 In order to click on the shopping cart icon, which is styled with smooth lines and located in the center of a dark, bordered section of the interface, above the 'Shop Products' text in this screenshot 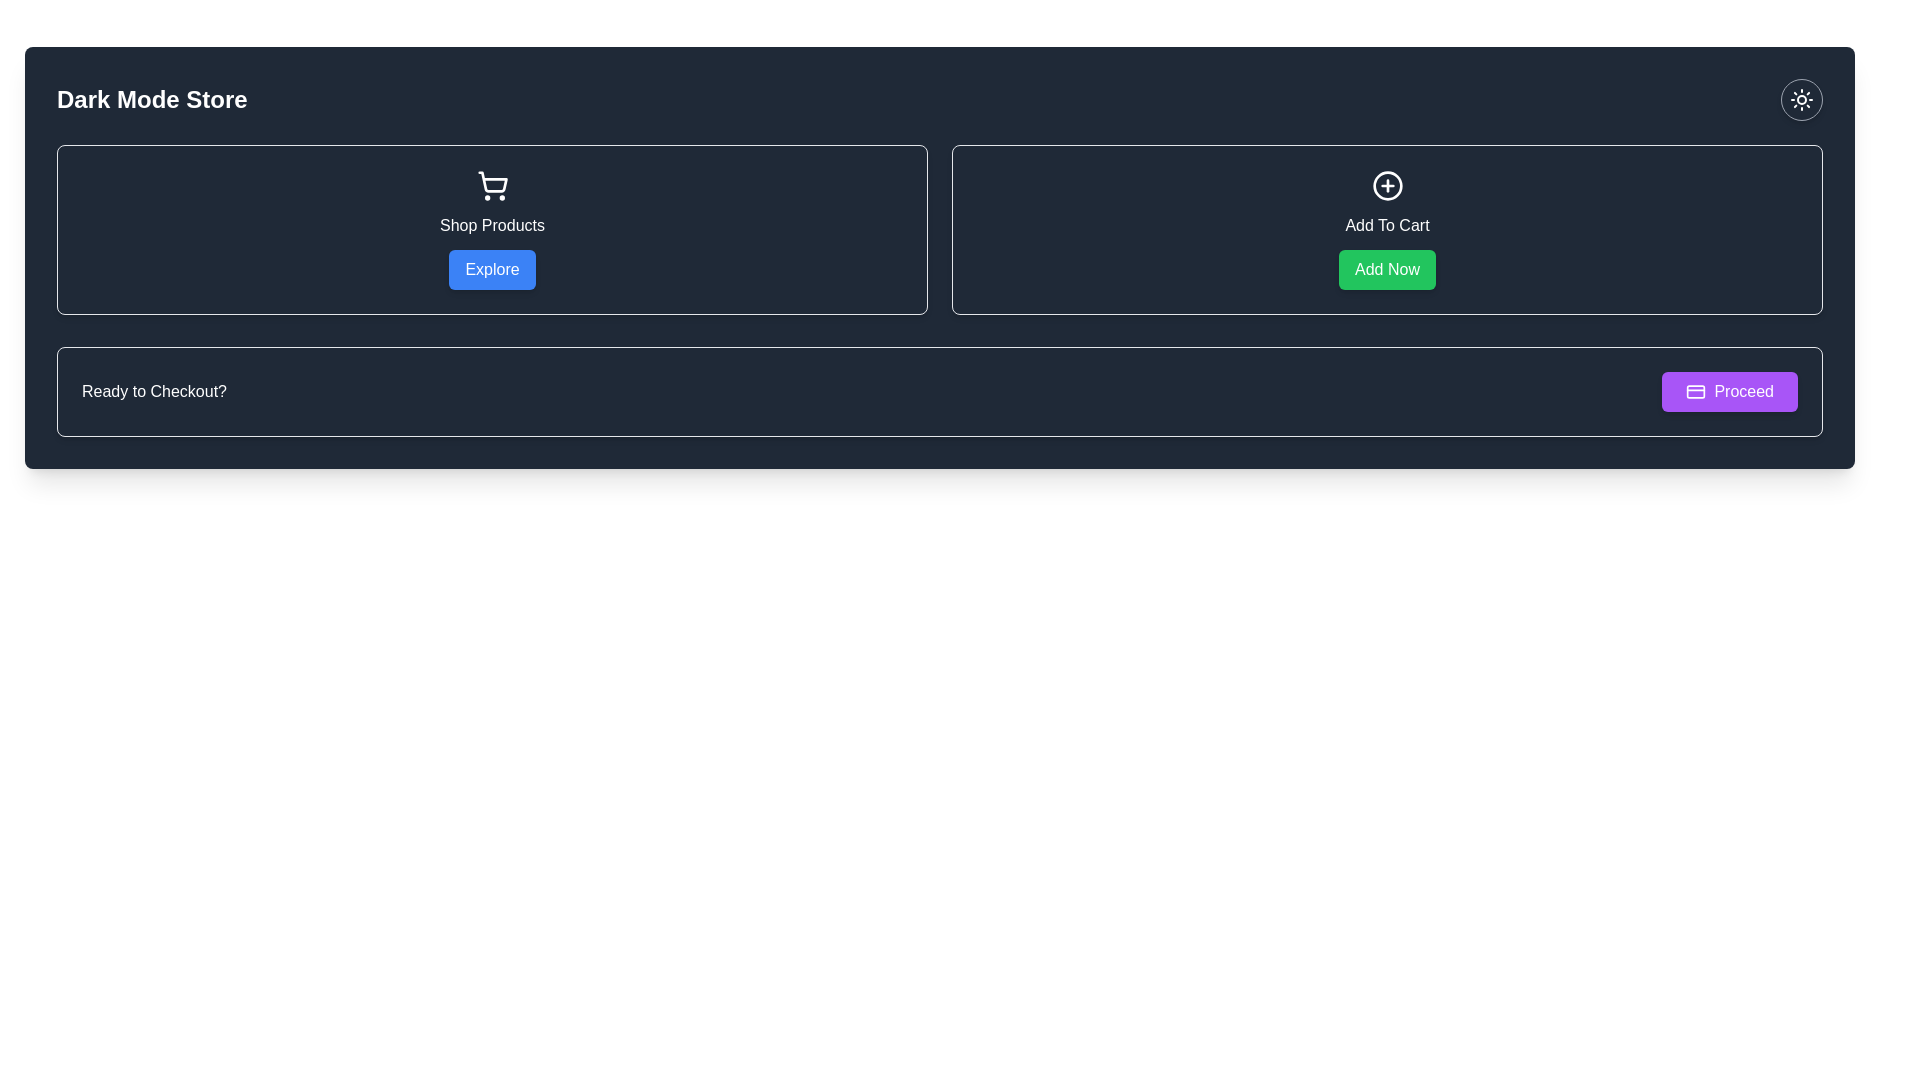, I will do `click(492, 185)`.